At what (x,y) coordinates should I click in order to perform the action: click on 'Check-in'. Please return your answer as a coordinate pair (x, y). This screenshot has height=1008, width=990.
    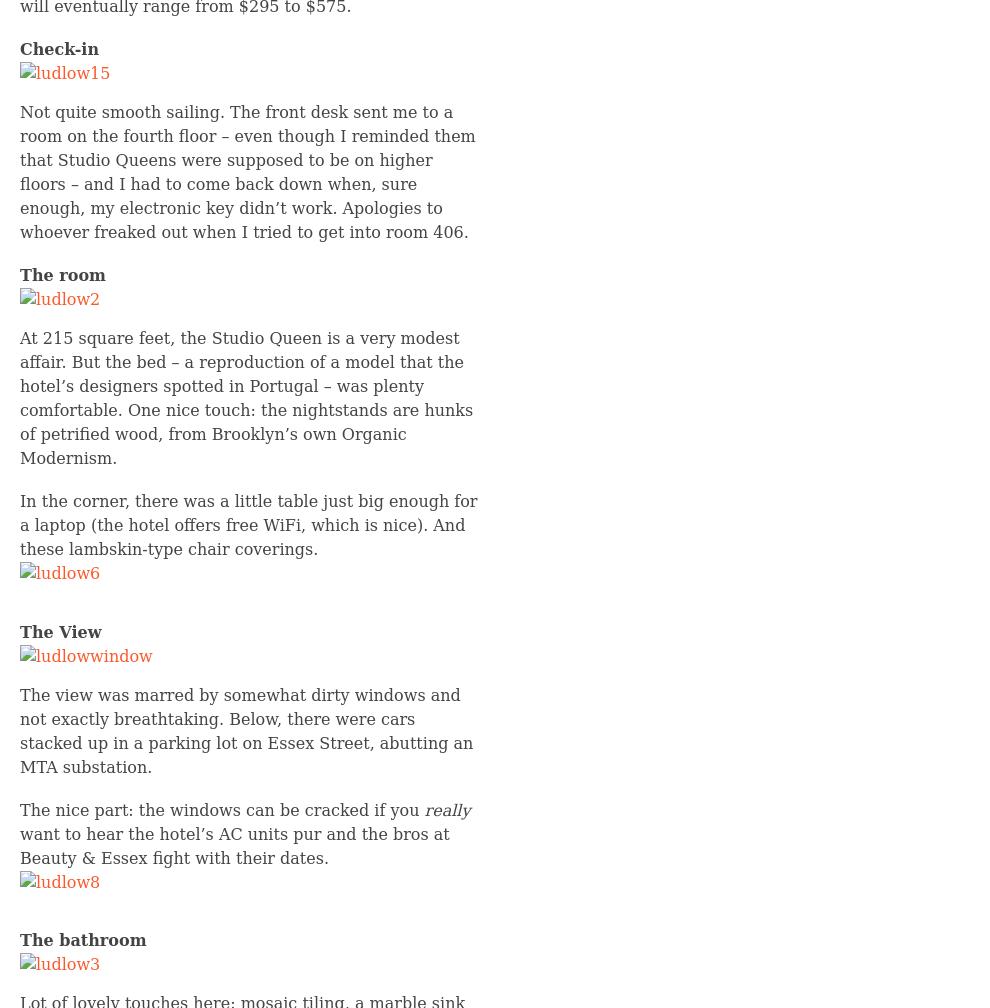
    Looking at the image, I should click on (18, 48).